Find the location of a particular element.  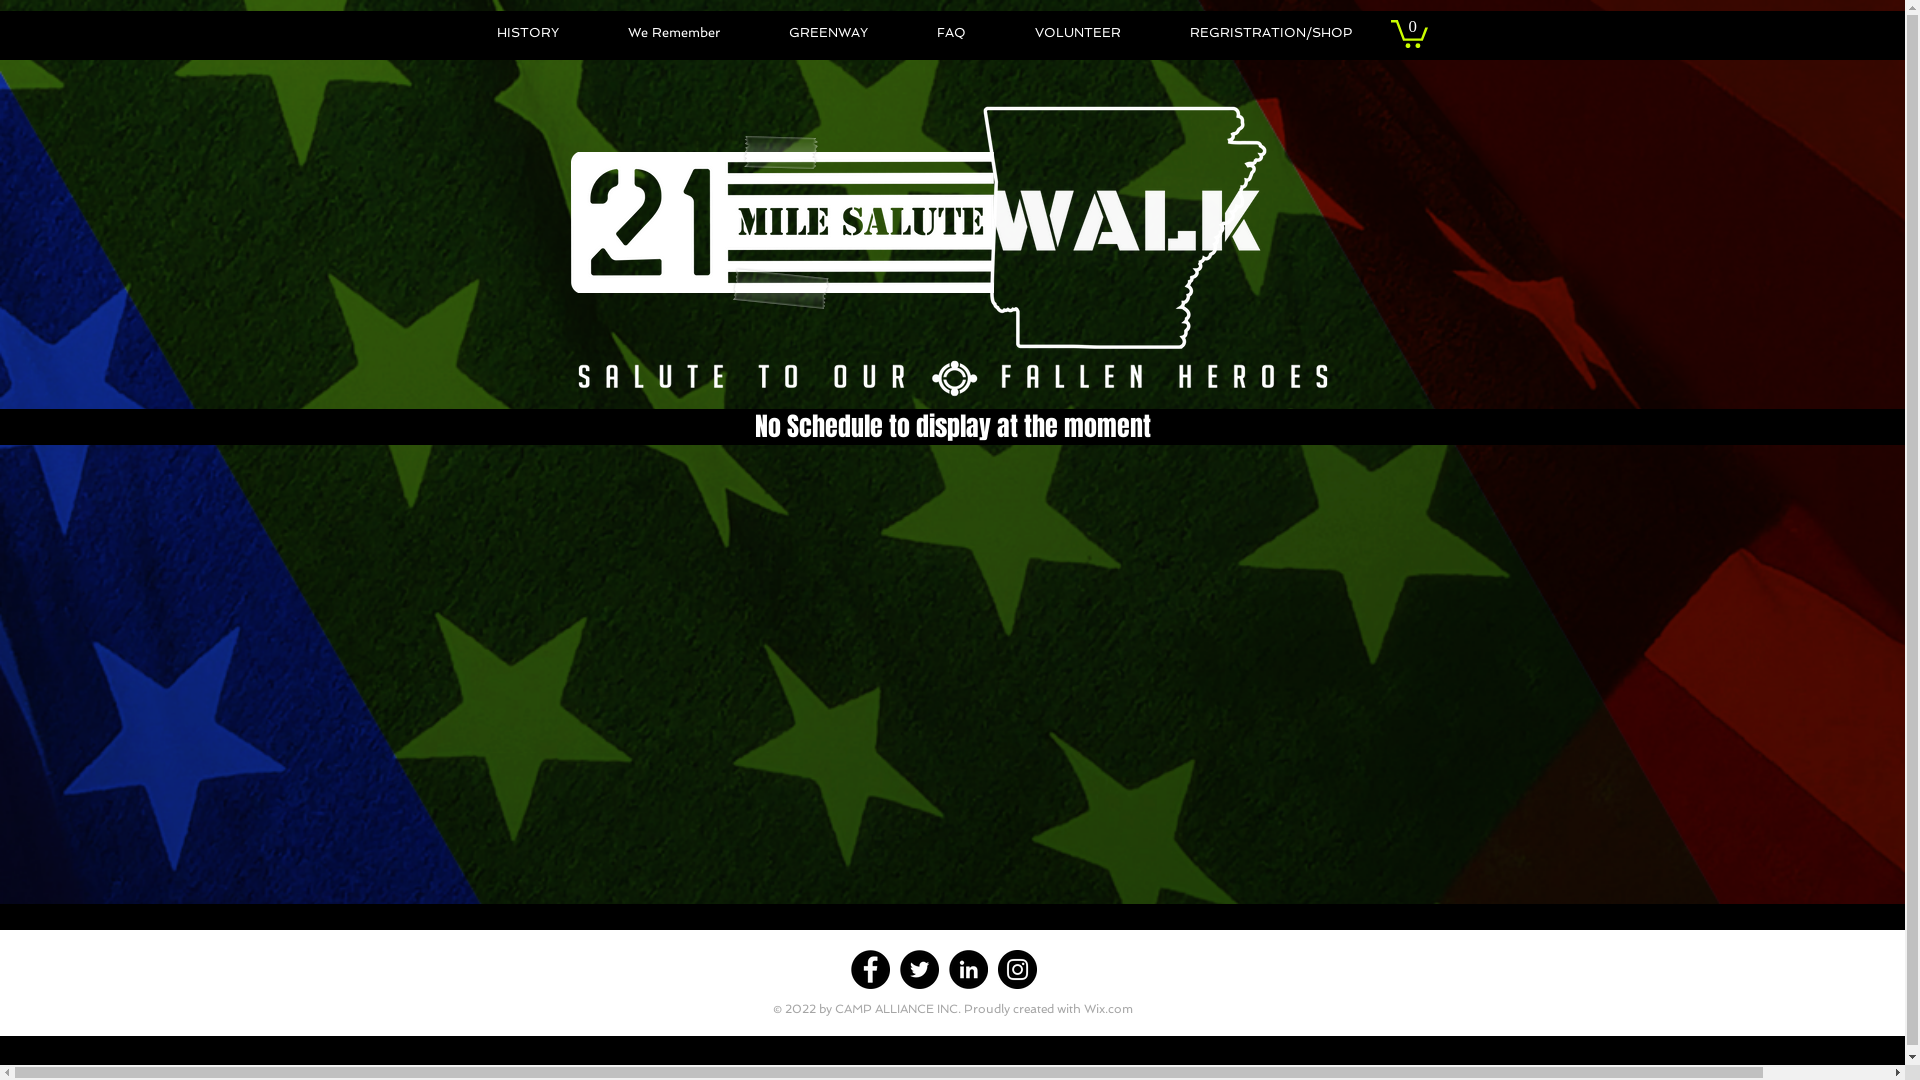

'FAQ' is located at coordinates (901, 33).